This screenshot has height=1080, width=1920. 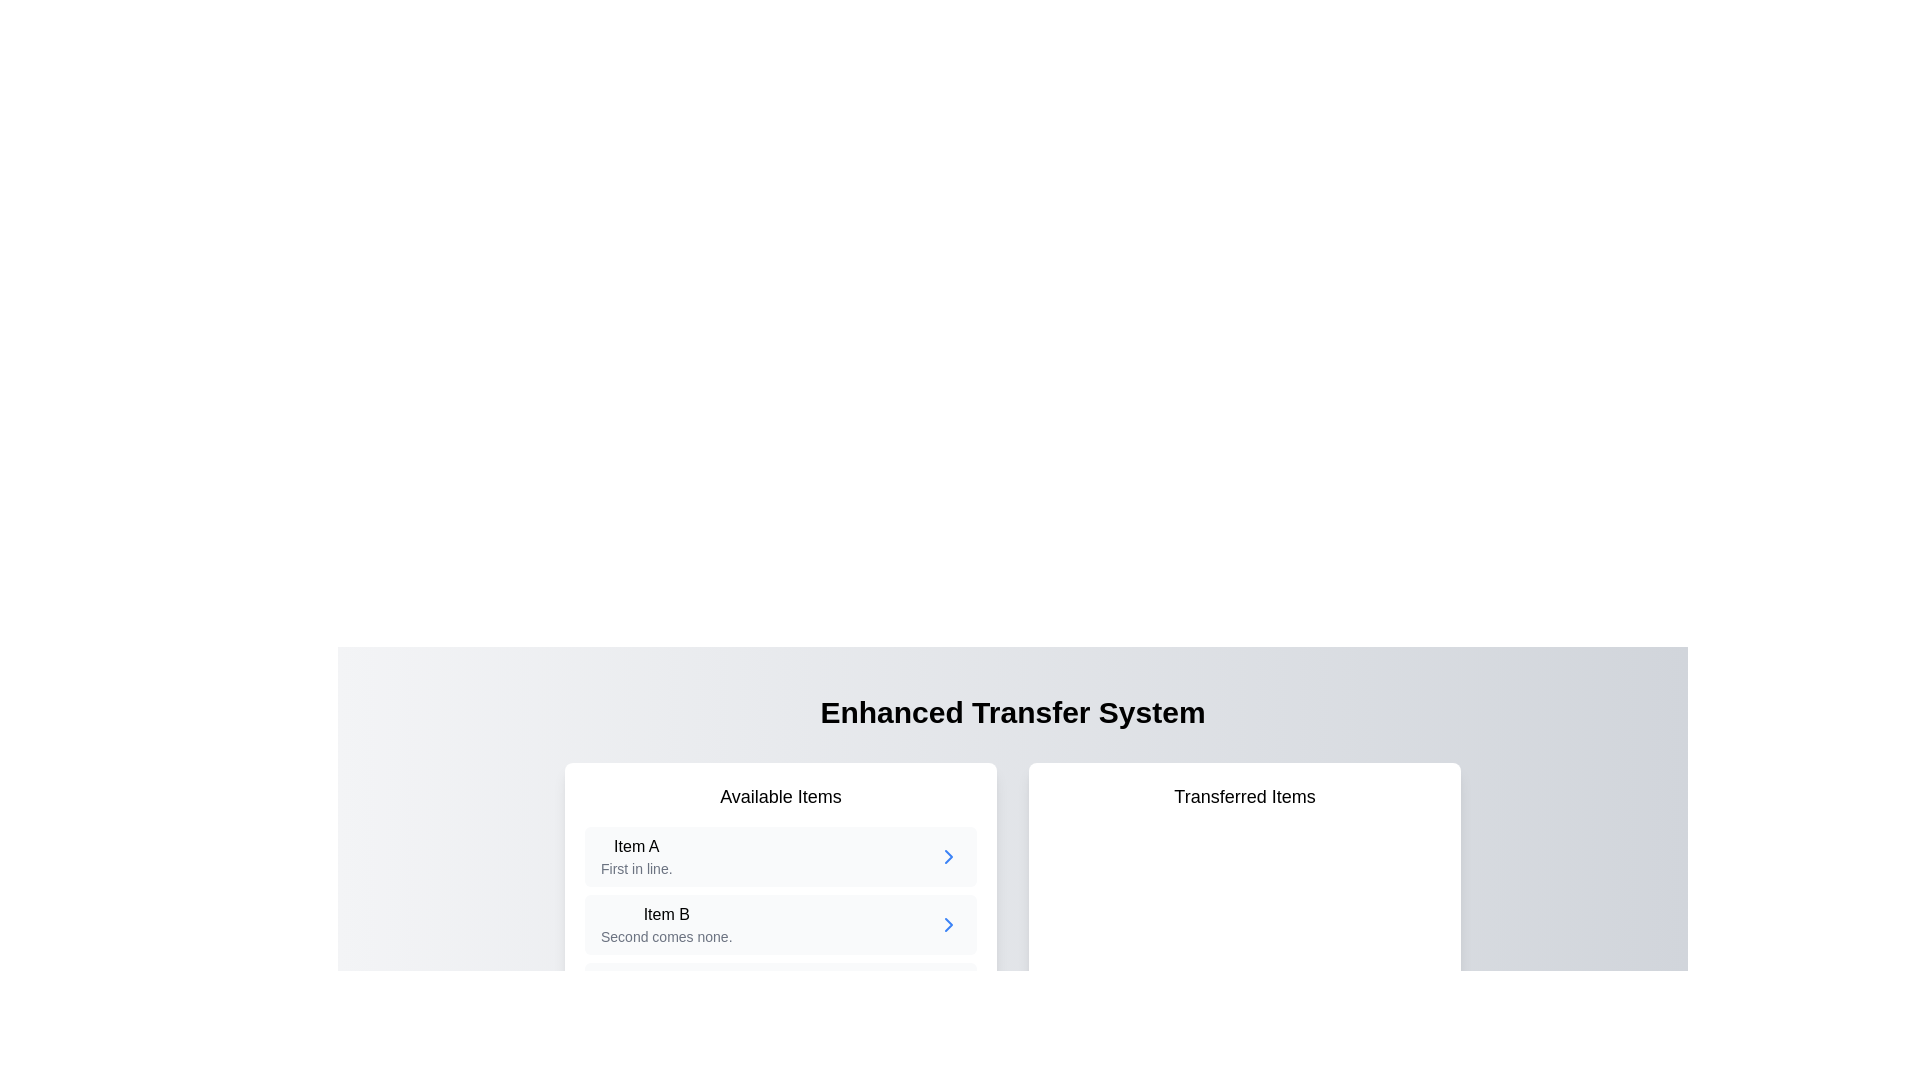 What do you see at coordinates (1243, 796) in the screenshot?
I see `the 'Transferred Items' text label, which is a bold, larger font indicating it serves as a heading within a white box on the right side of the interface` at bounding box center [1243, 796].